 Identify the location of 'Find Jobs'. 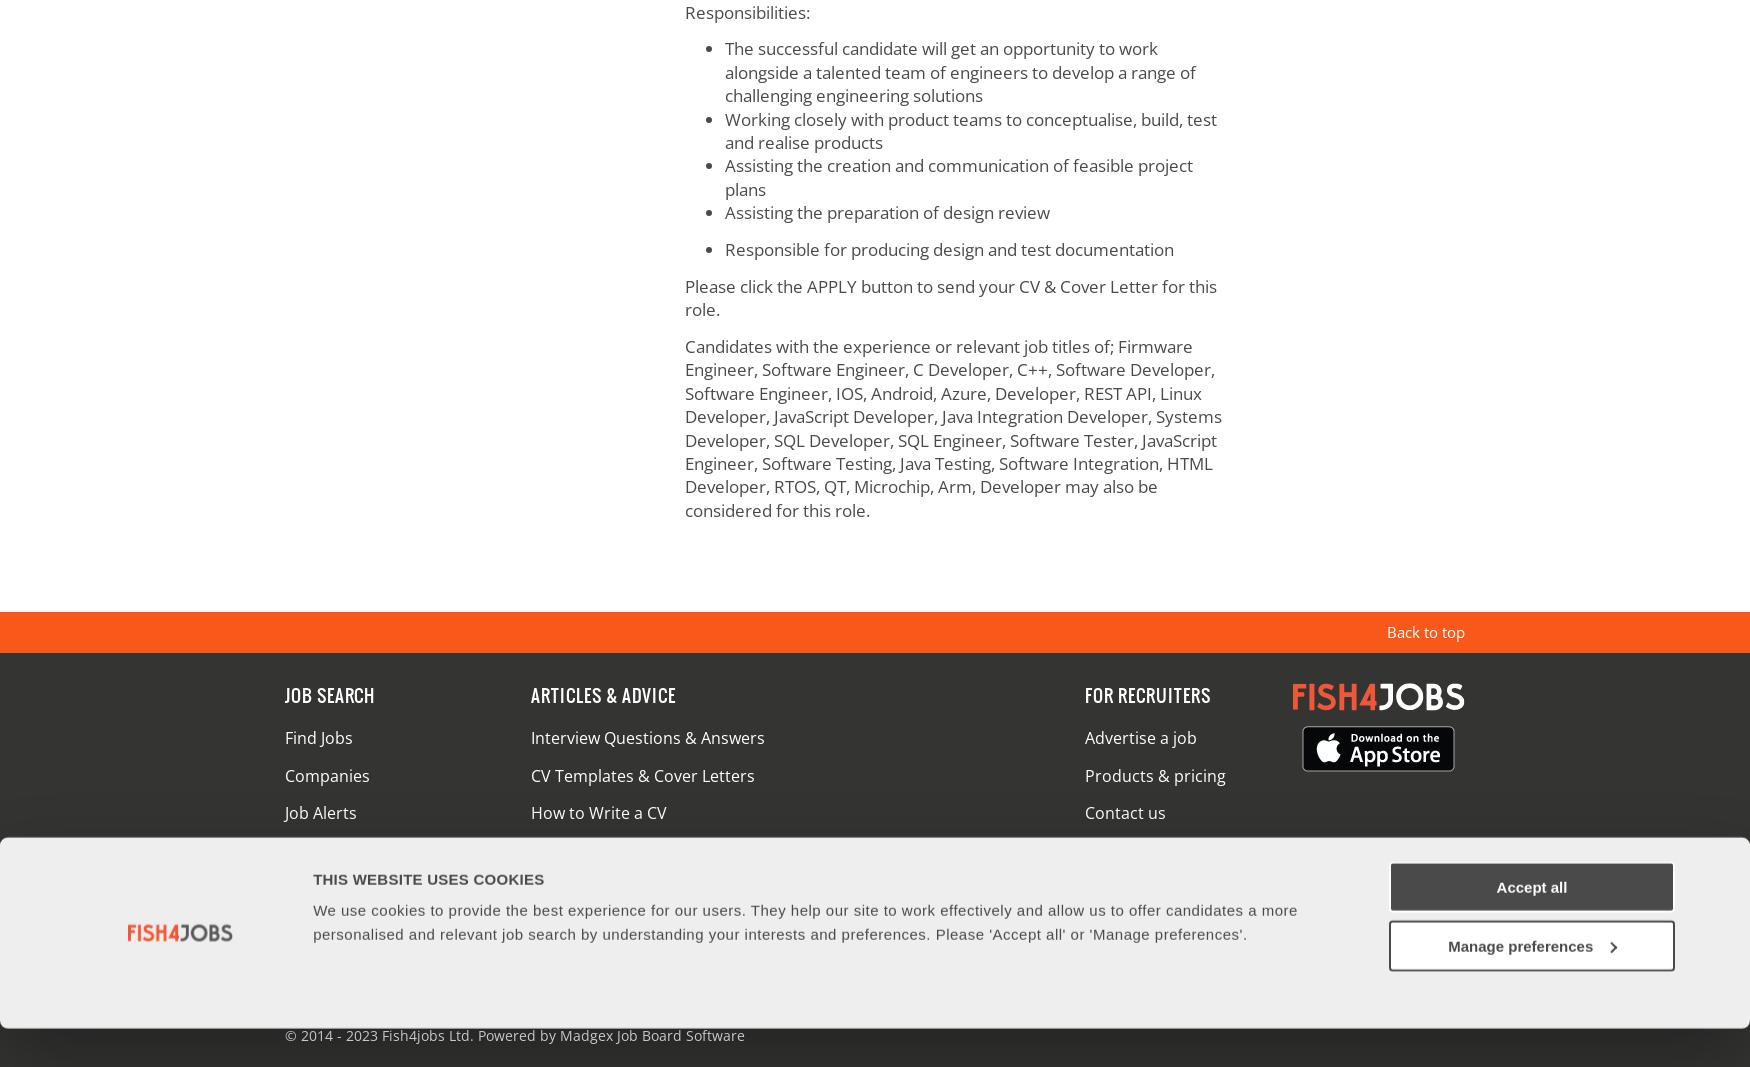
(319, 735).